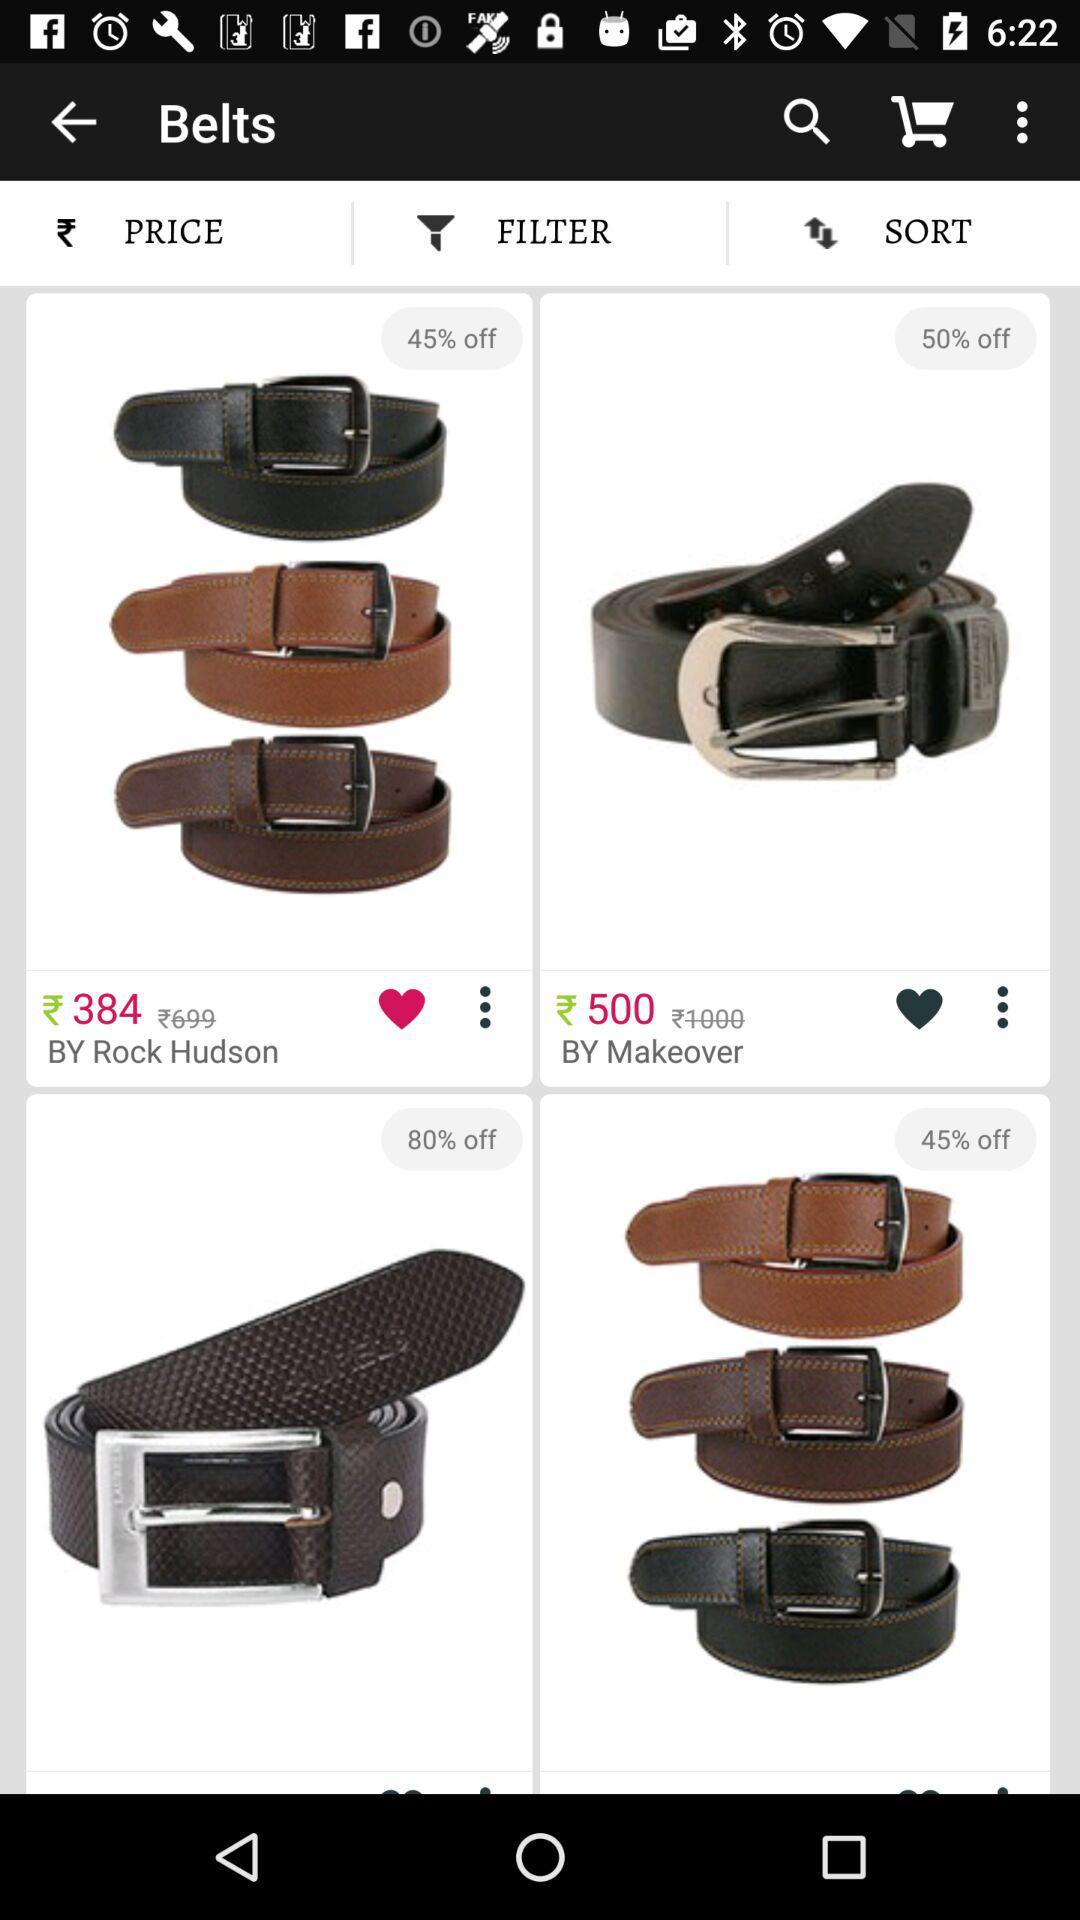  Describe the element at coordinates (805, 120) in the screenshot. I see `the icon to the right of filter item` at that location.